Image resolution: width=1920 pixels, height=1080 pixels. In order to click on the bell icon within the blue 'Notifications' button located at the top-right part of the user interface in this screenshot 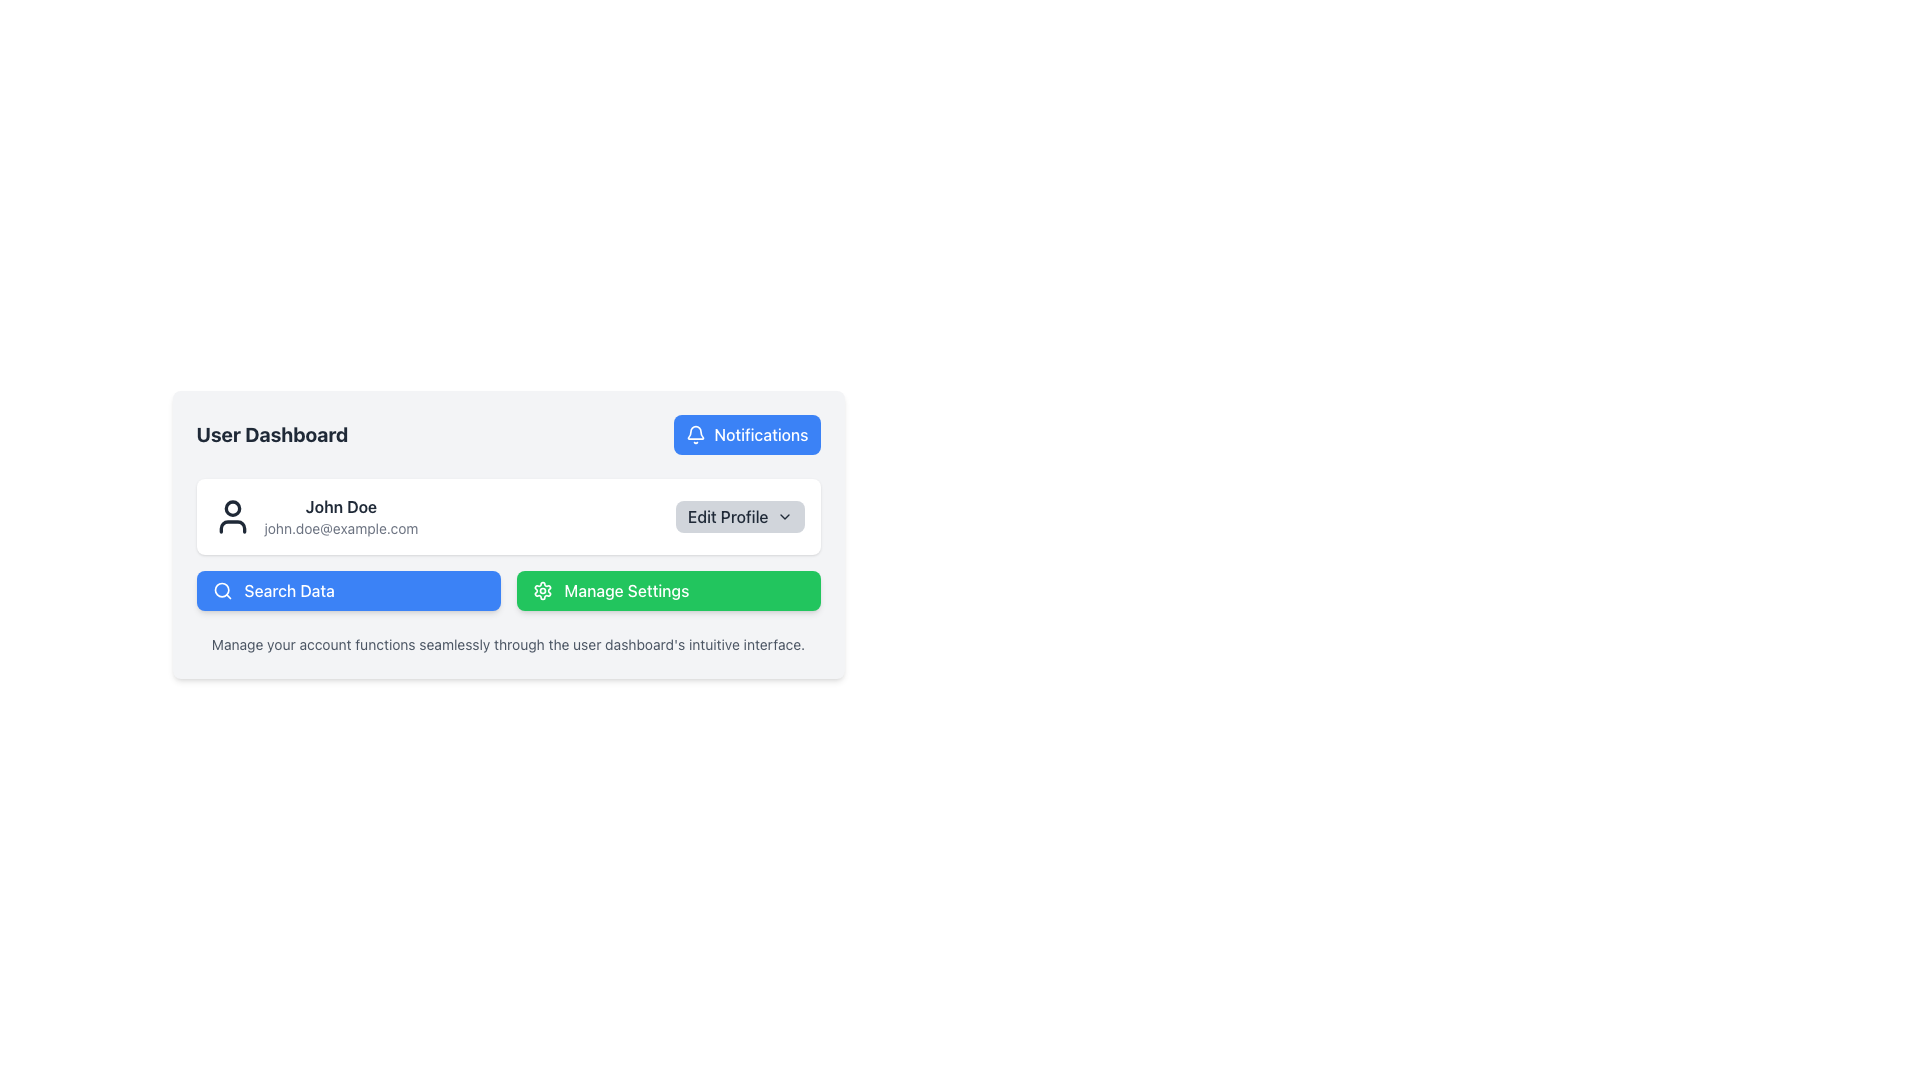, I will do `click(696, 434)`.